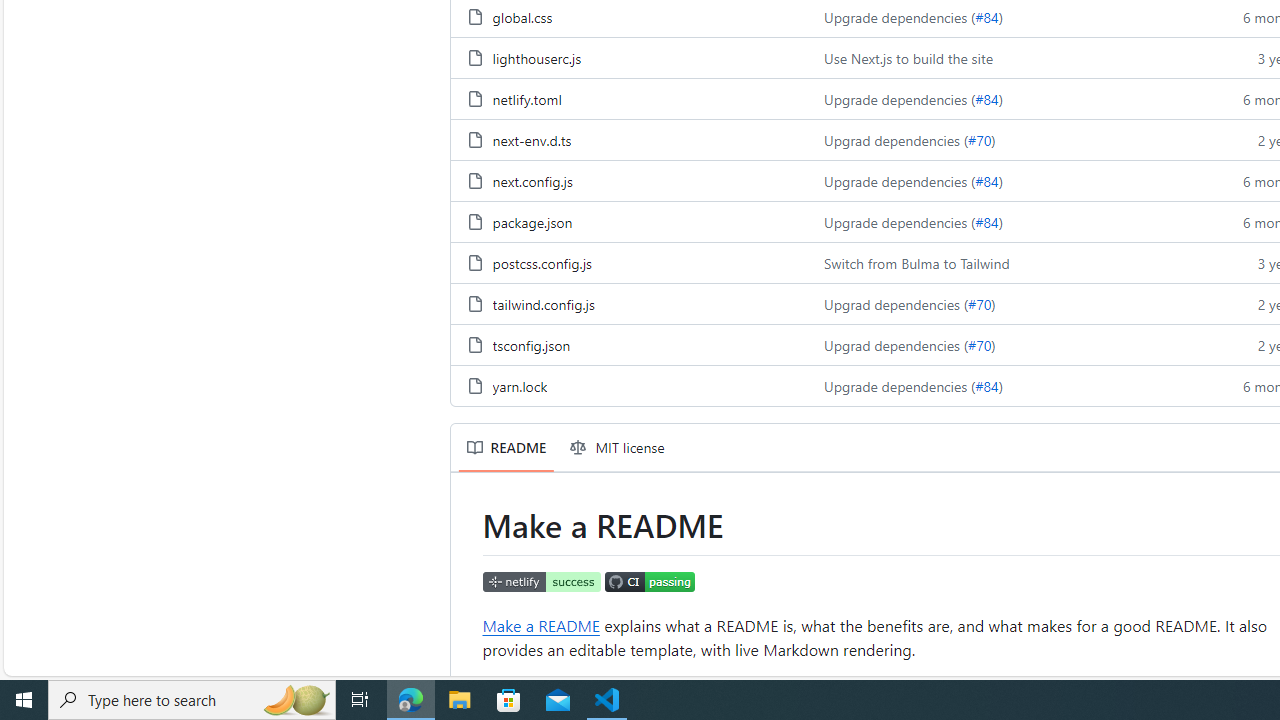 Image resolution: width=1280 pixels, height=720 pixels. Describe the element at coordinates (649, 583) in the screenshot. I see `'CI status'` at that location.